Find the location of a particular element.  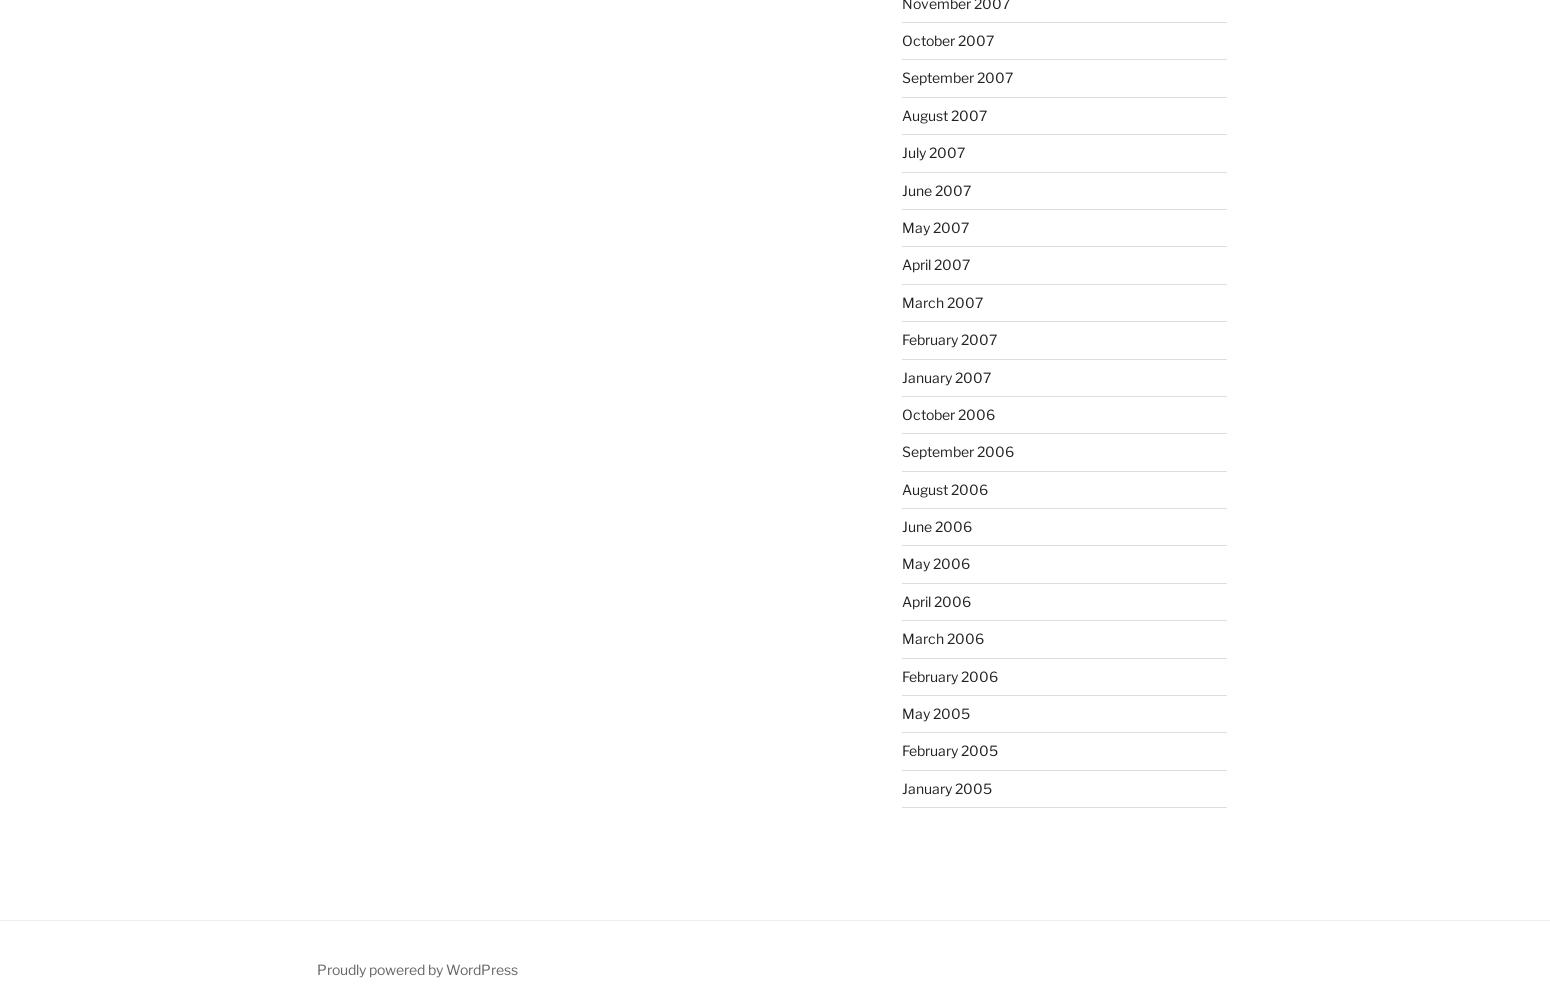

'January 2007' is located at coordinates (944, 376).